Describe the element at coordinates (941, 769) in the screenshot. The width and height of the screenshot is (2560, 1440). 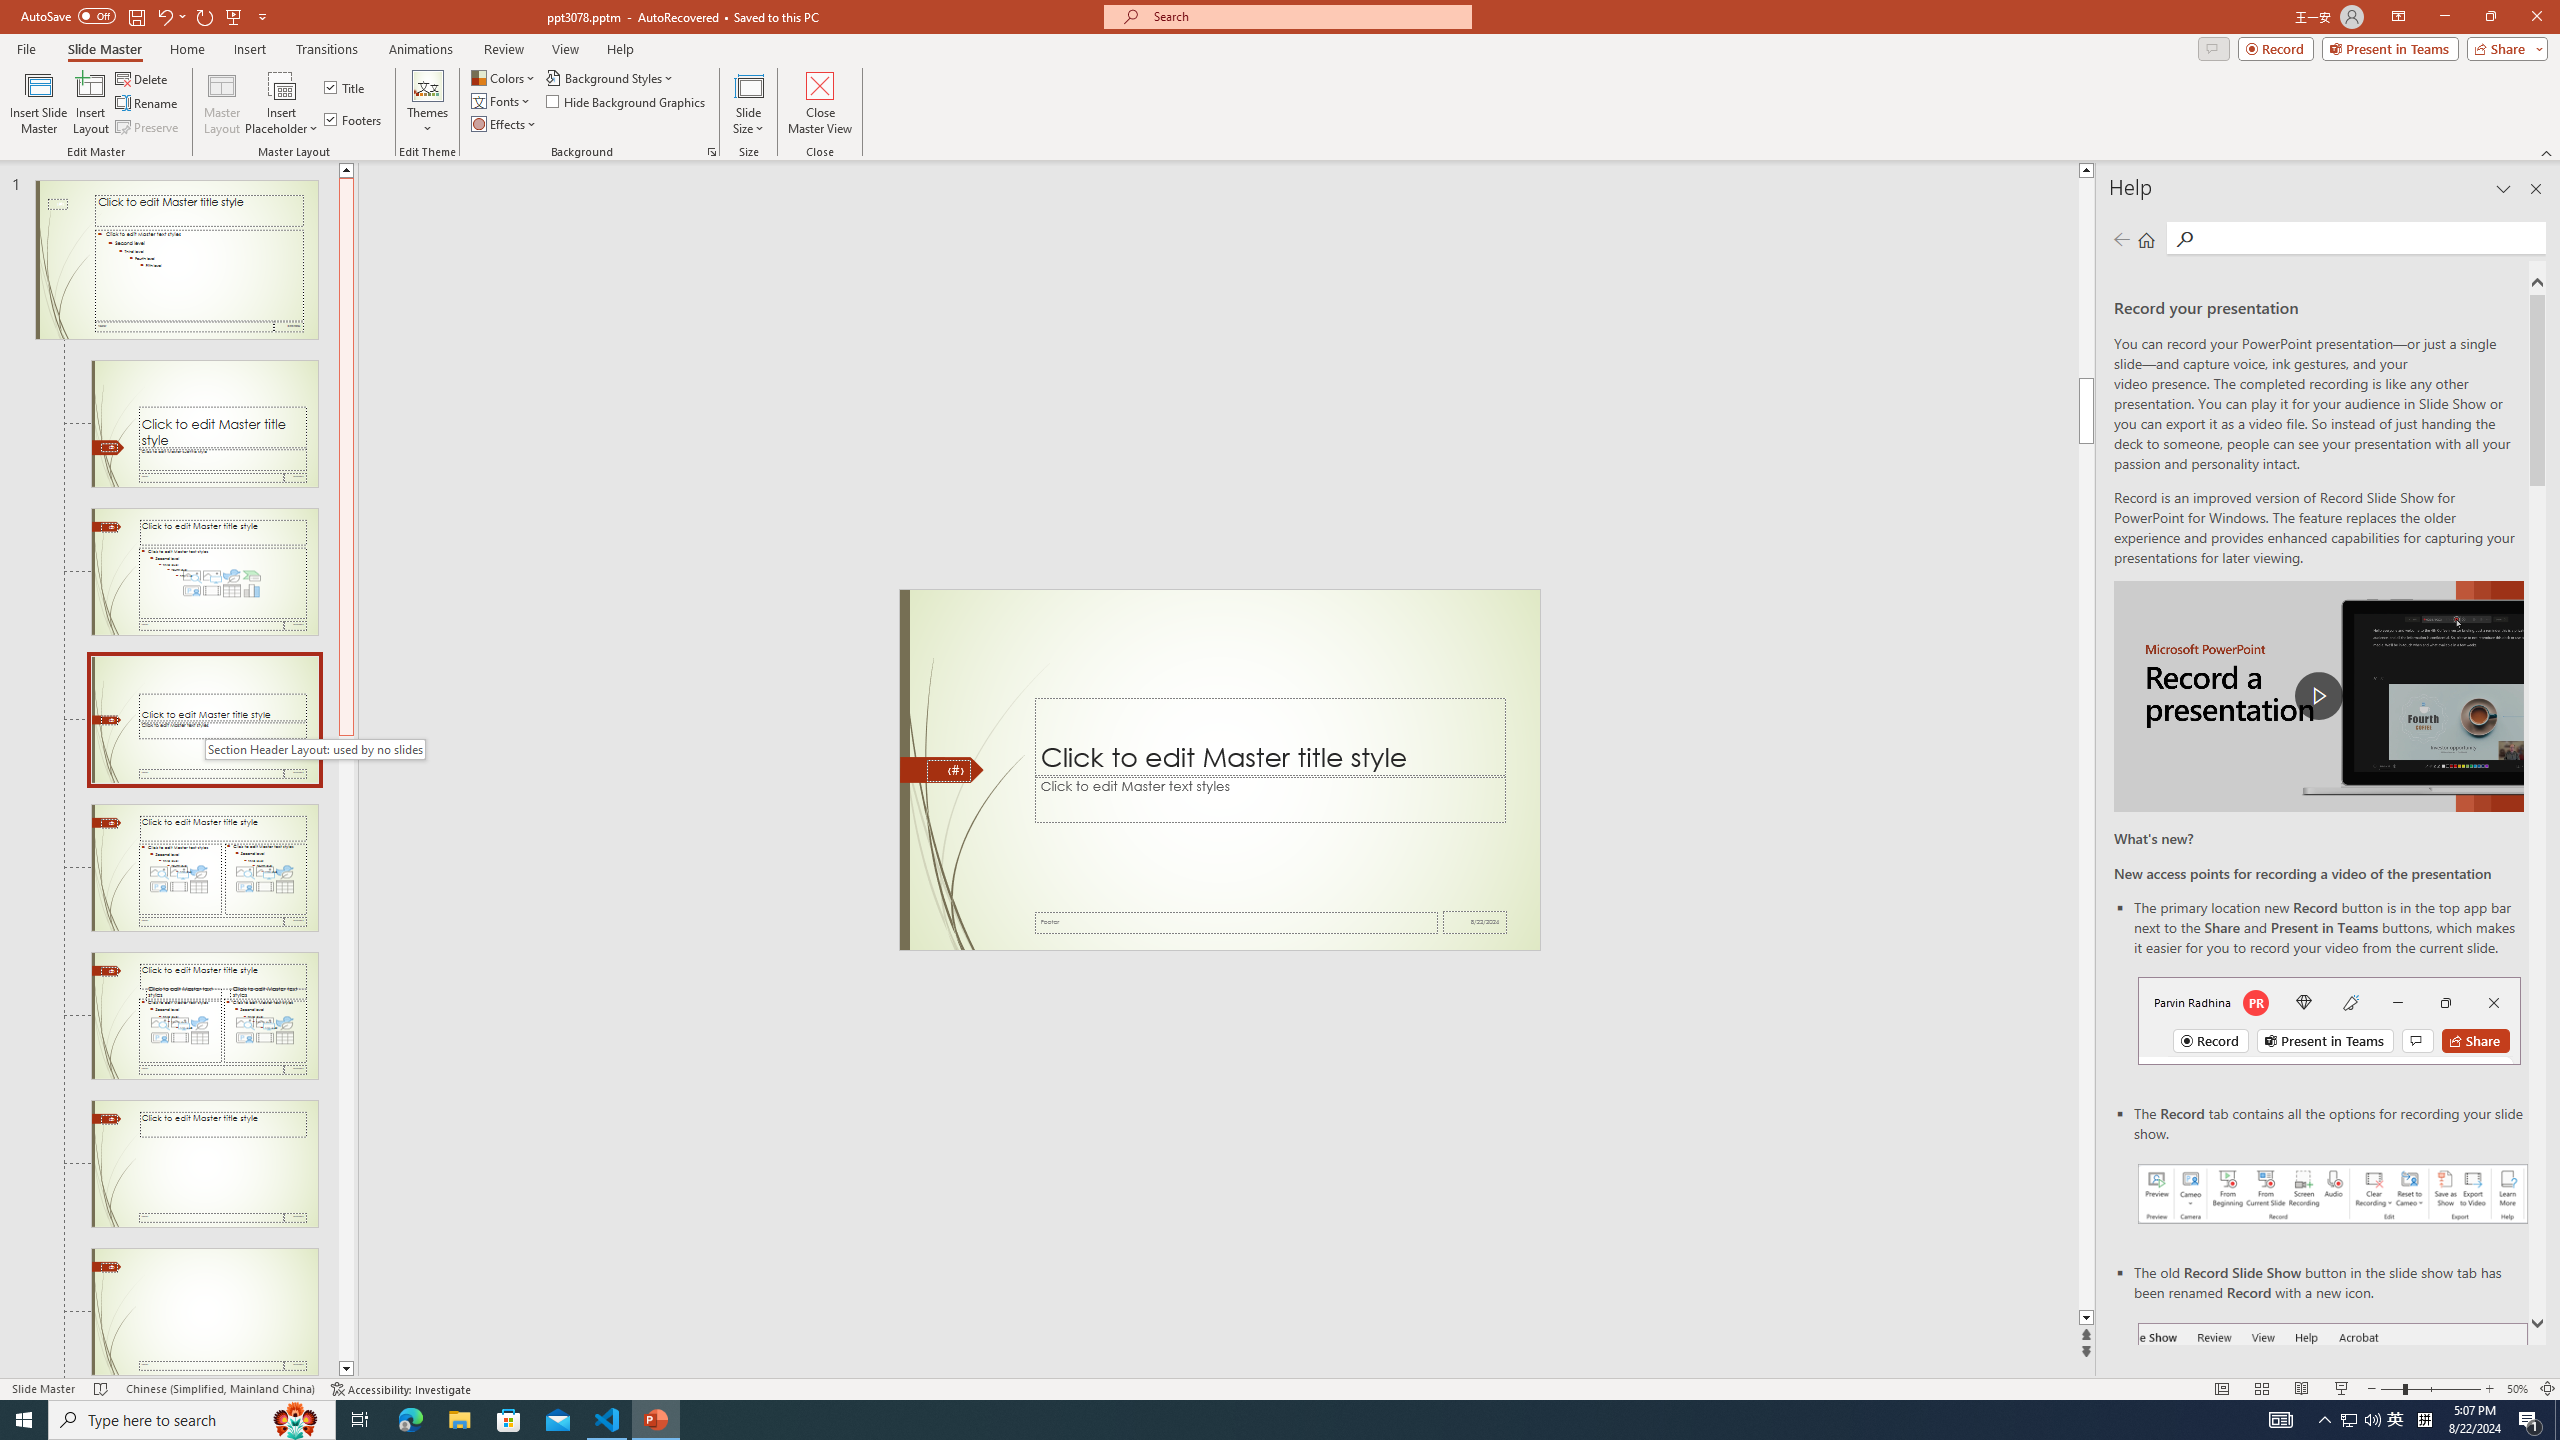
I see `'Freeform 11'` at that location.